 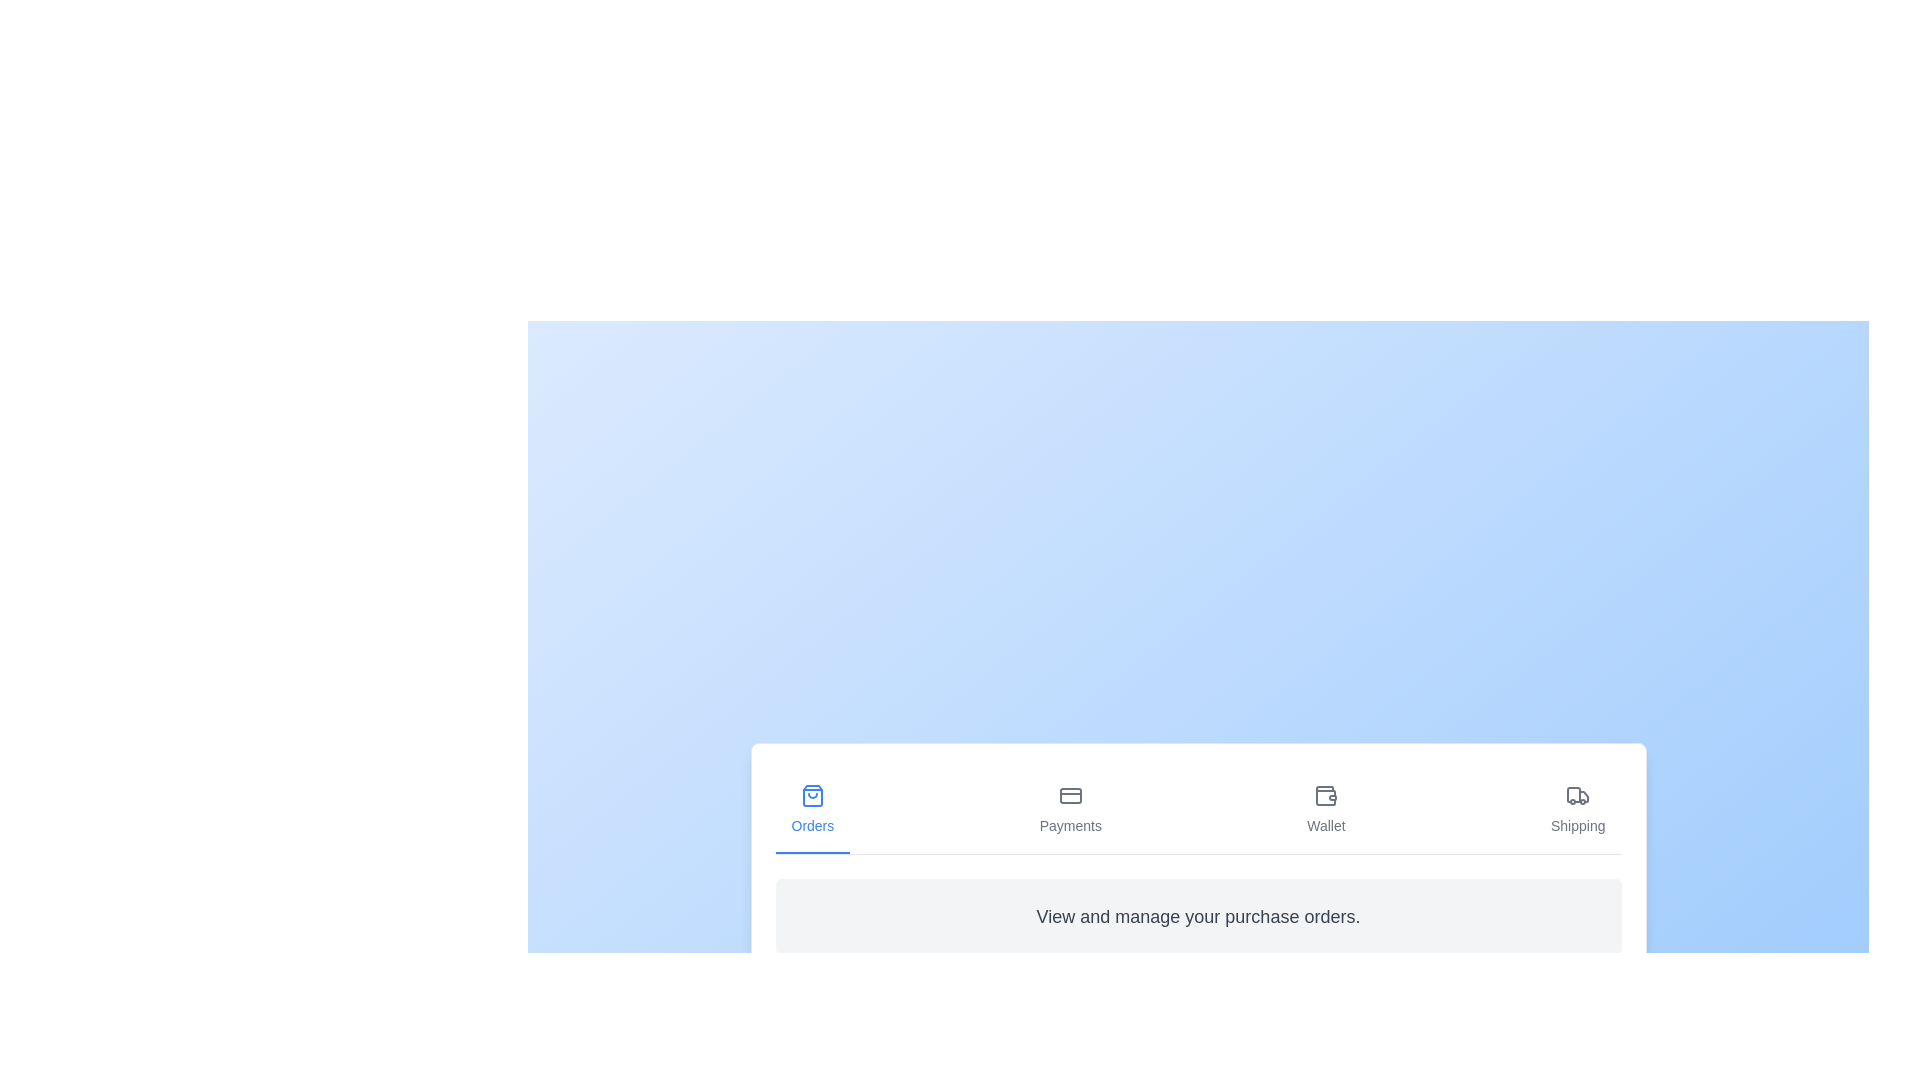 What do you see at coordinates (812, 794) in the screenshot?
I see `the shopping bag icon located at the top left of the 'Orders' tab` at bounding box center [812, 794].